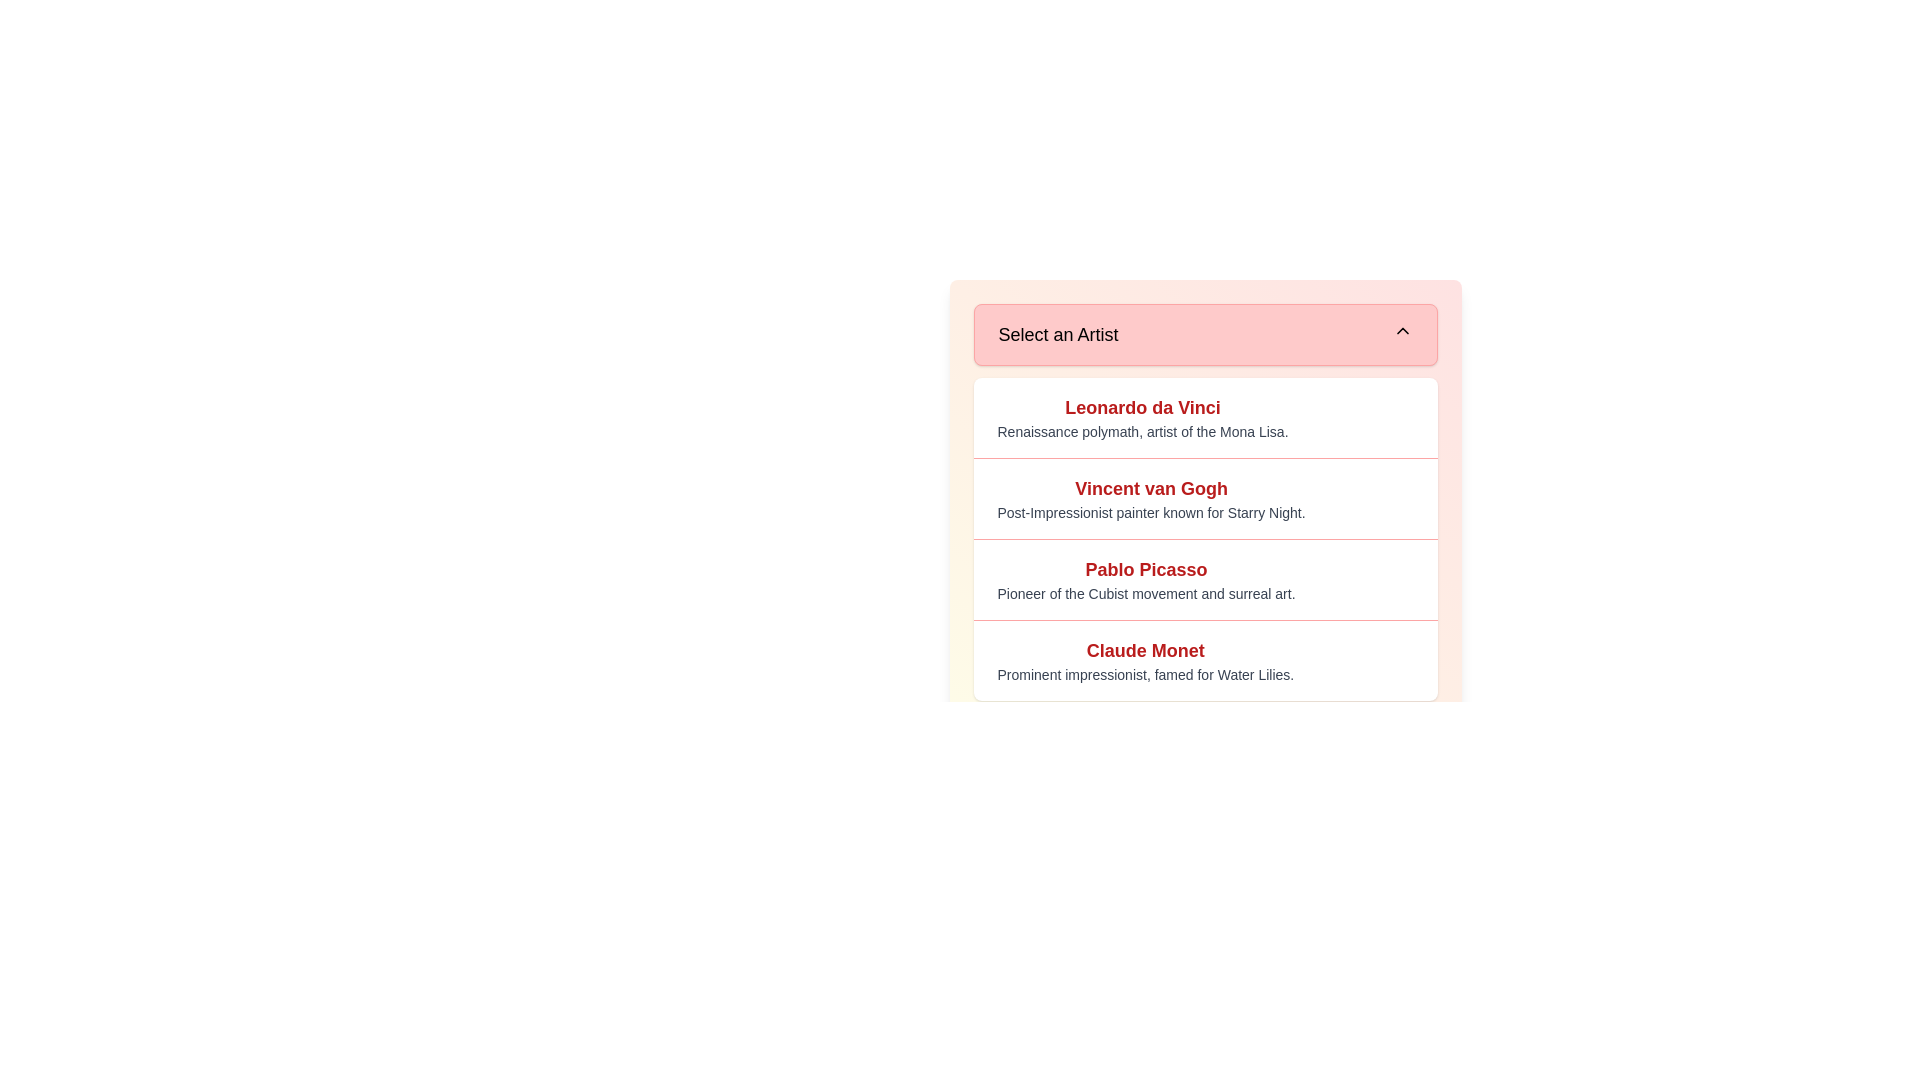 This screenshot has height=1080, width=1920. I want to click on an artist option from the dropdown menu titled 'Select an Artist', located in the center-right region of the interface, so click(1204, 501).